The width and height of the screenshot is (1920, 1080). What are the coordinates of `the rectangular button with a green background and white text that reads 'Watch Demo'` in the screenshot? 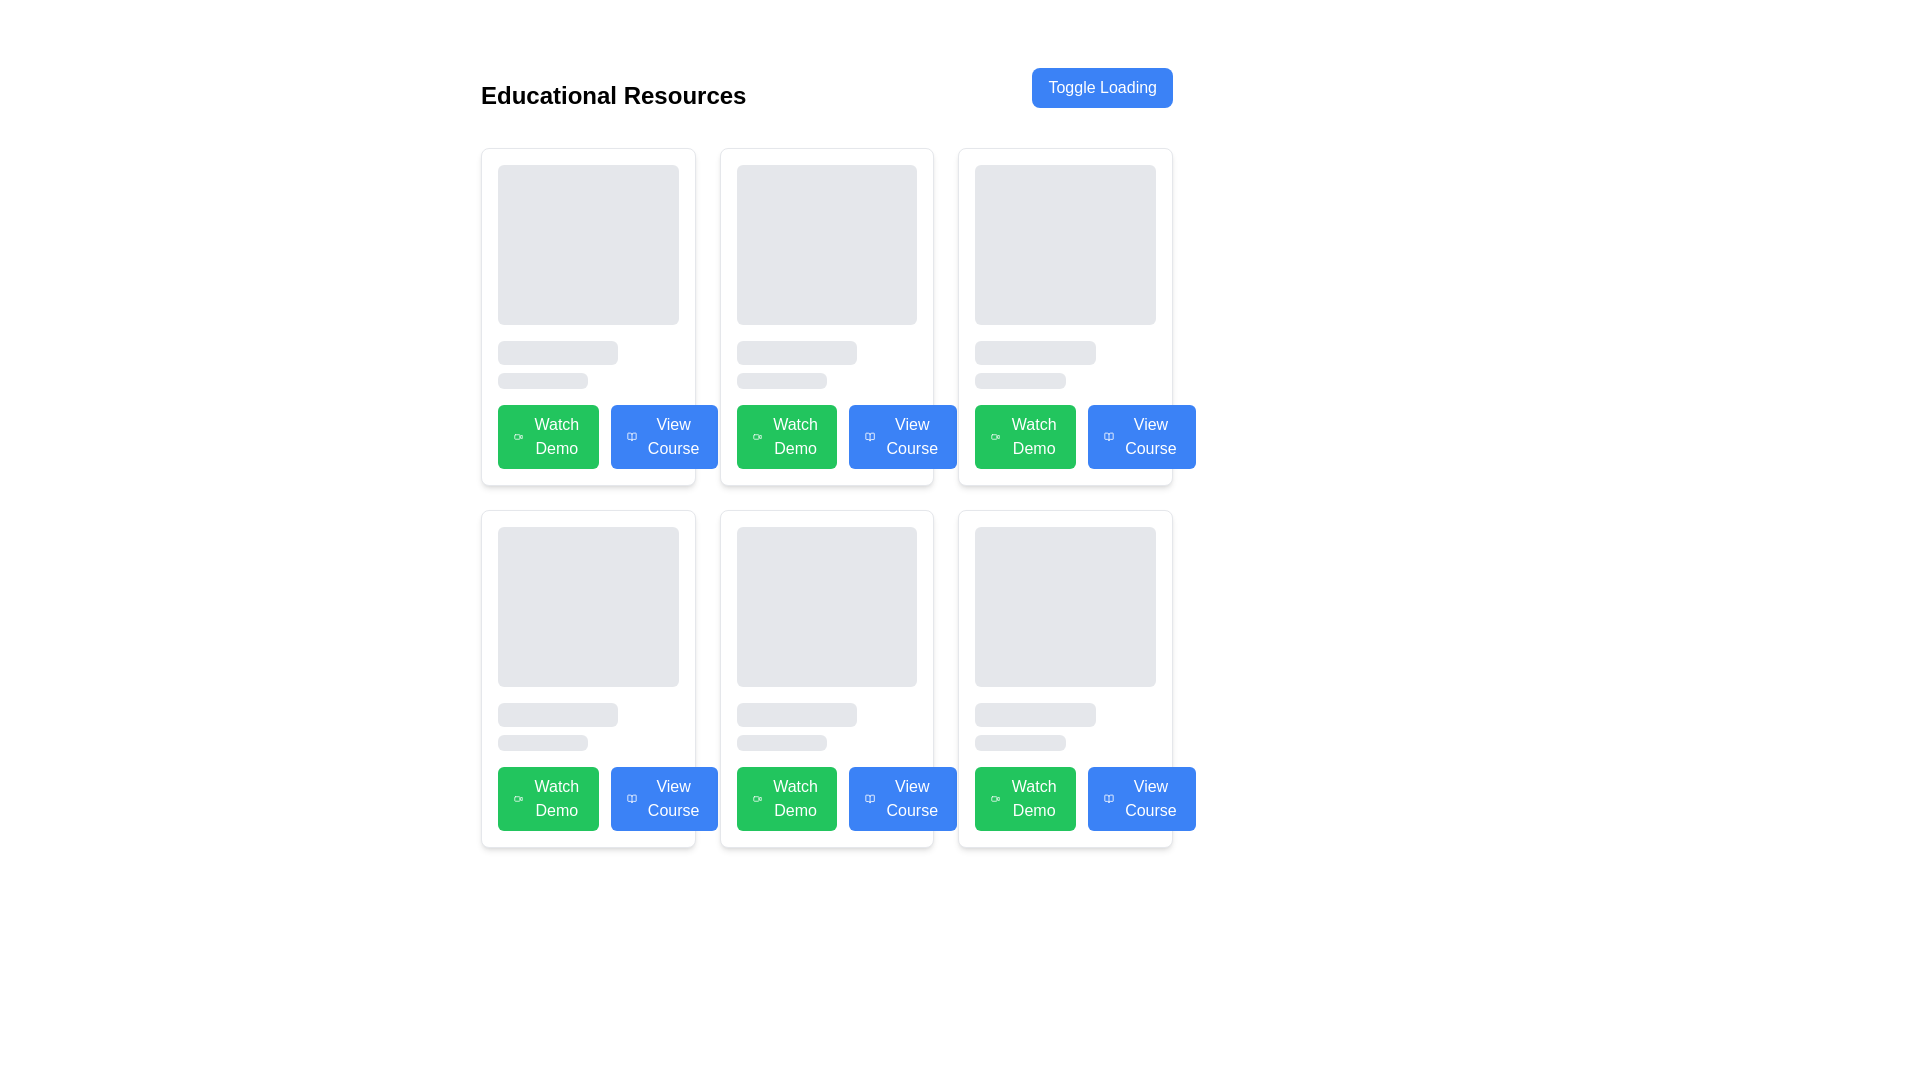 It's located at (1025, 797).